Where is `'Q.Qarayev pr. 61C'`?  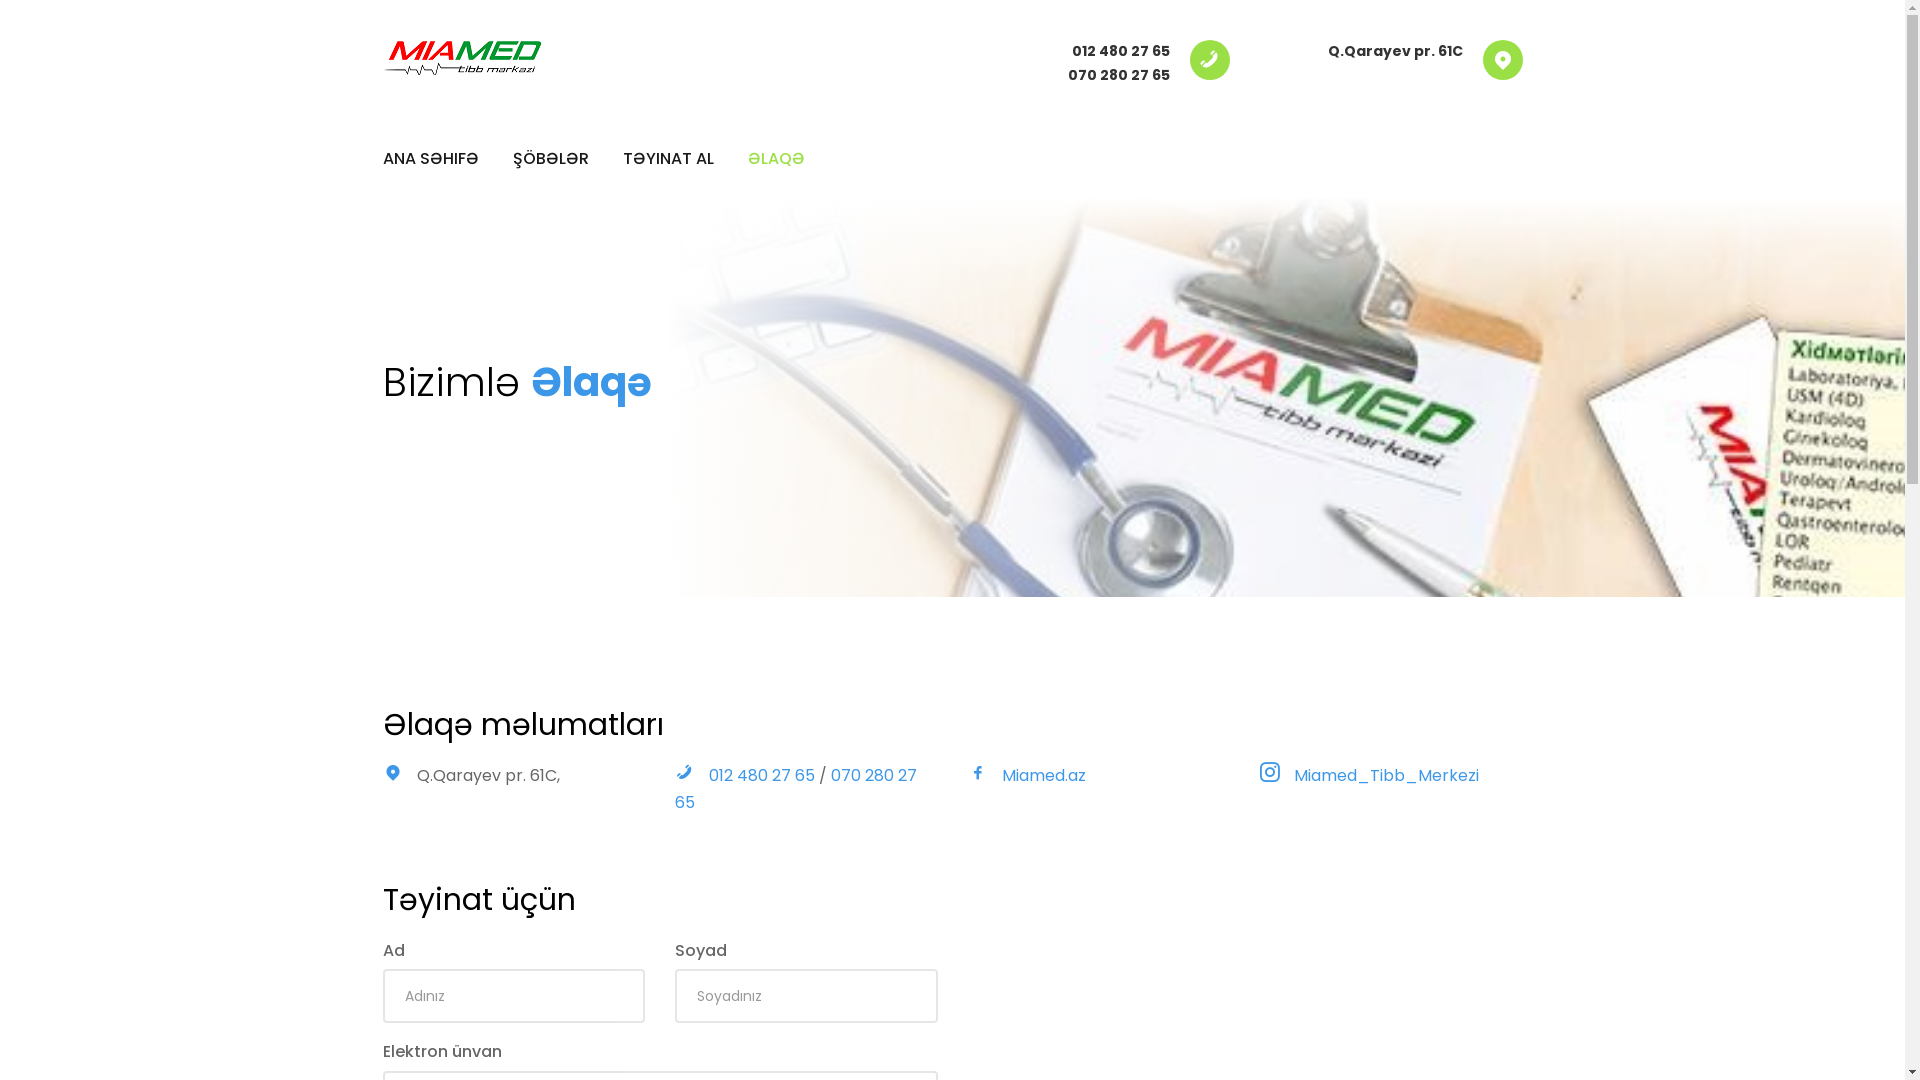
'Q.Qarayev pr. 61C' is located at coordinates (1394, 49).